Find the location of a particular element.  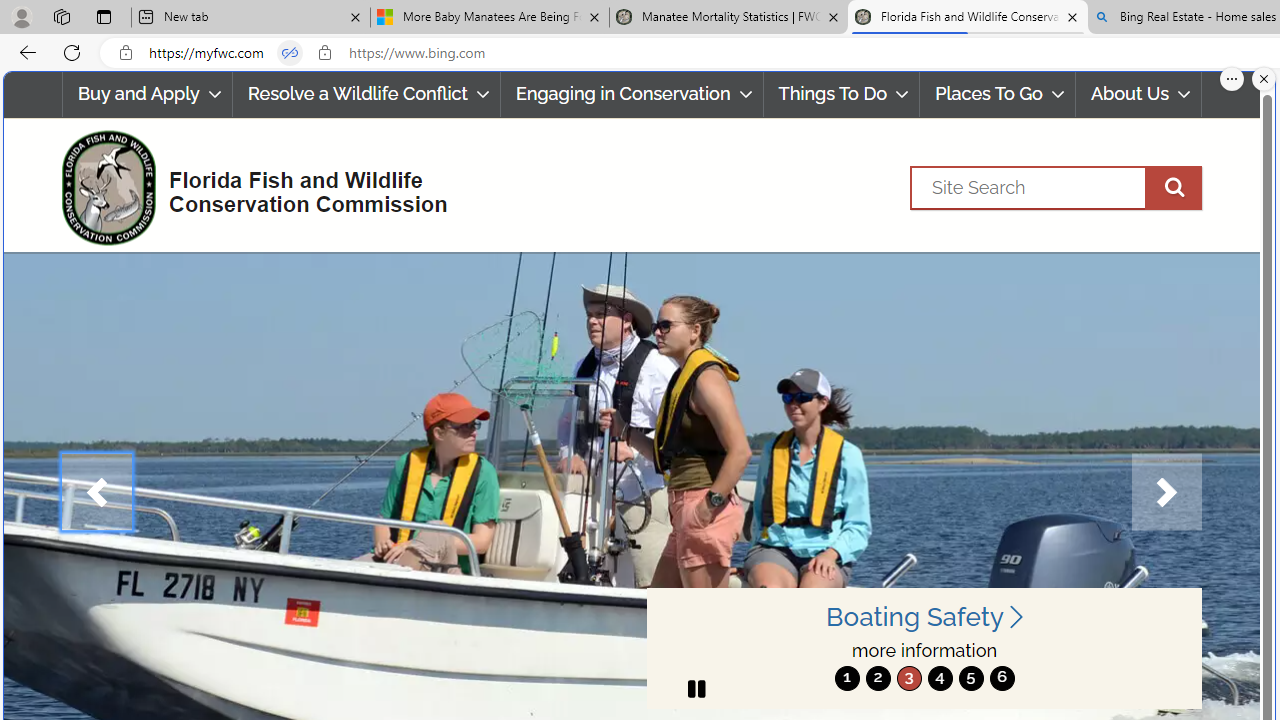

'More options.' is located at coordinates (1231, 78).